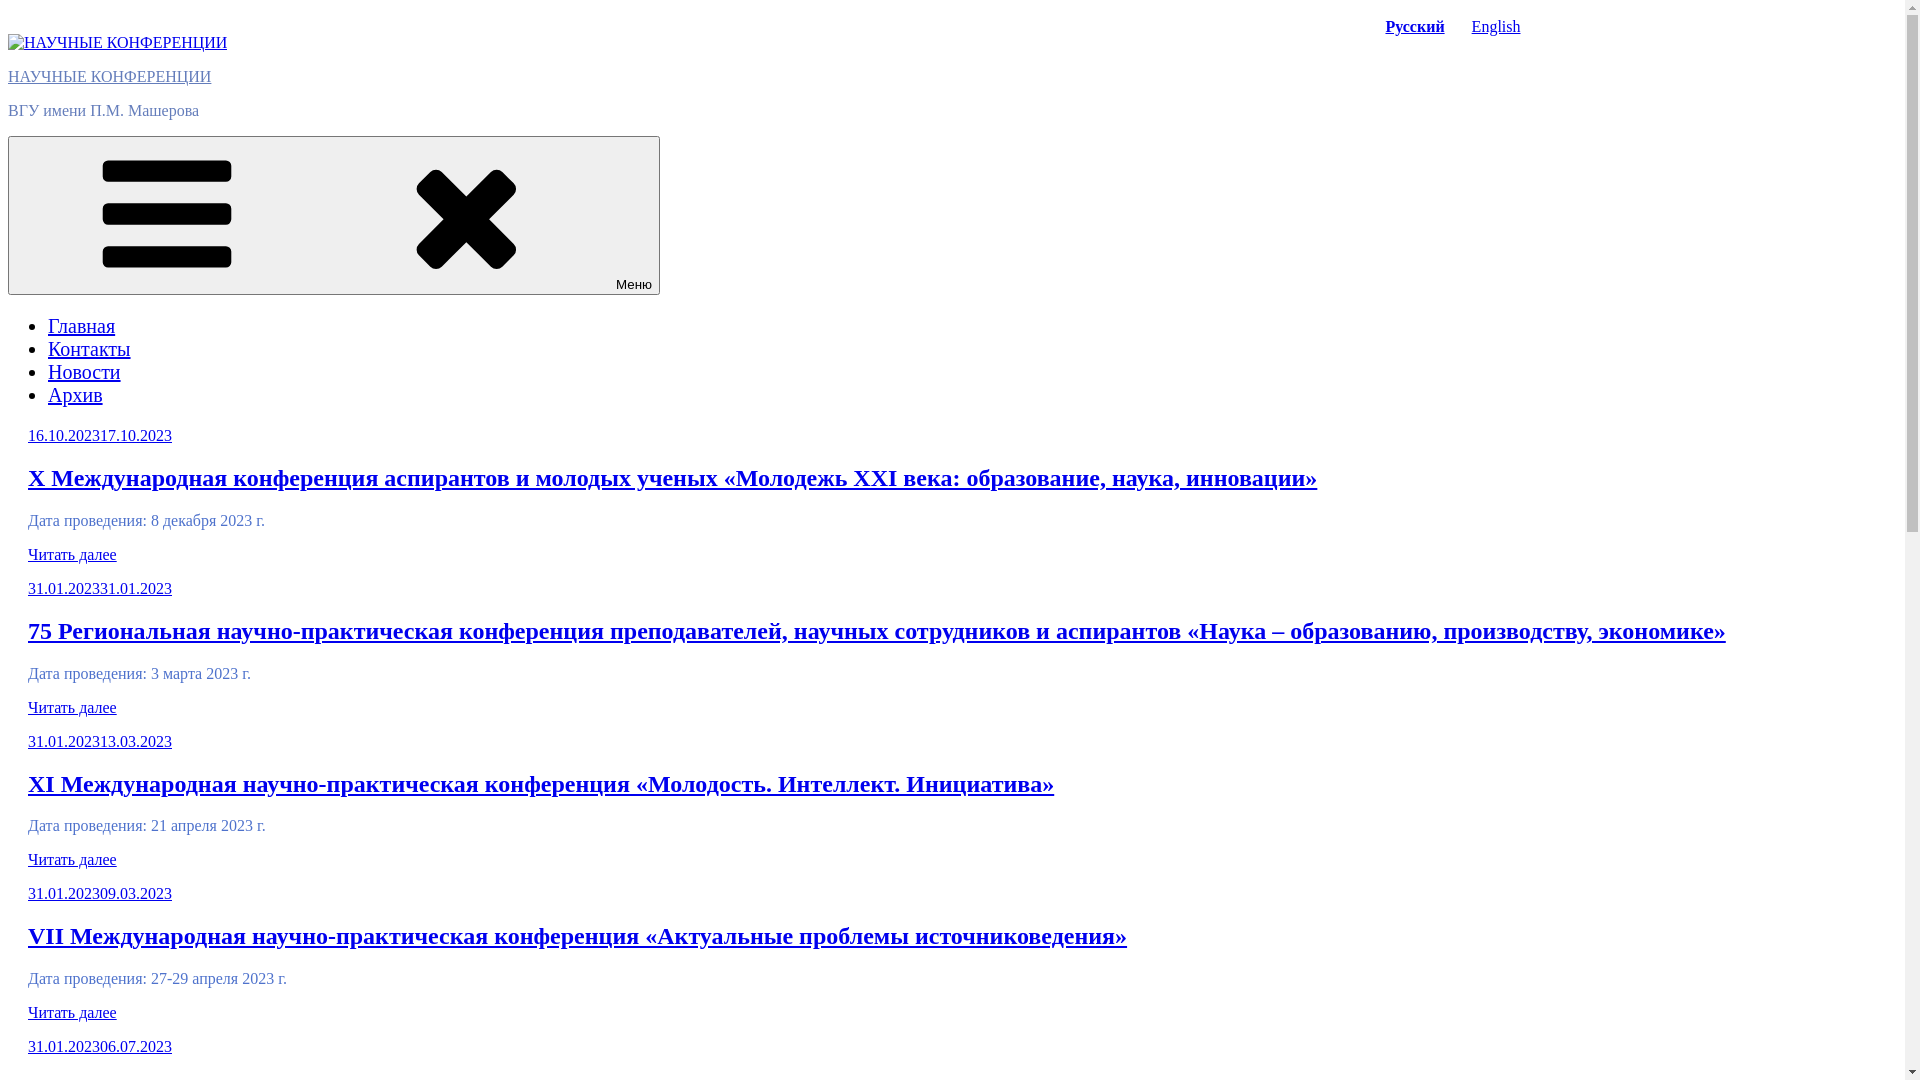  What do you see at coordinates (99, 587) in the screenshot?
I see `'31.01.202331.01.2023'` at bounding box center [99, 587].